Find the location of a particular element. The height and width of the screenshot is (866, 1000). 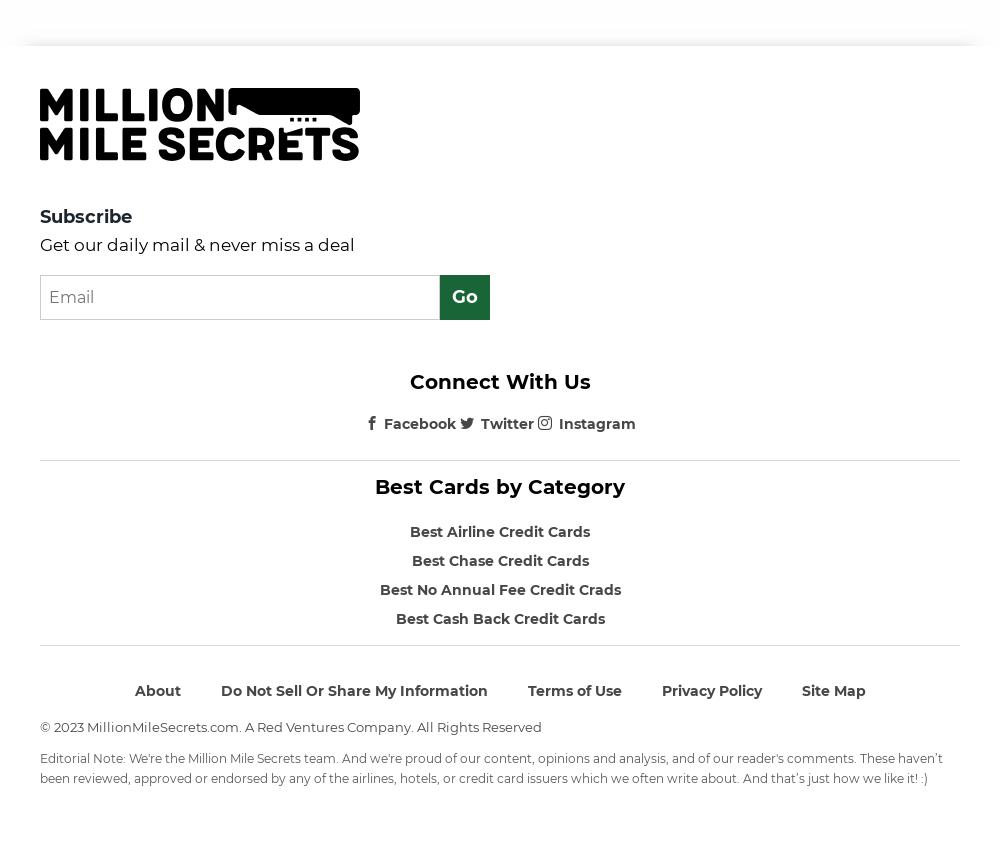

'Best Airline Credit Cards' is located at coordinates (500, 531).